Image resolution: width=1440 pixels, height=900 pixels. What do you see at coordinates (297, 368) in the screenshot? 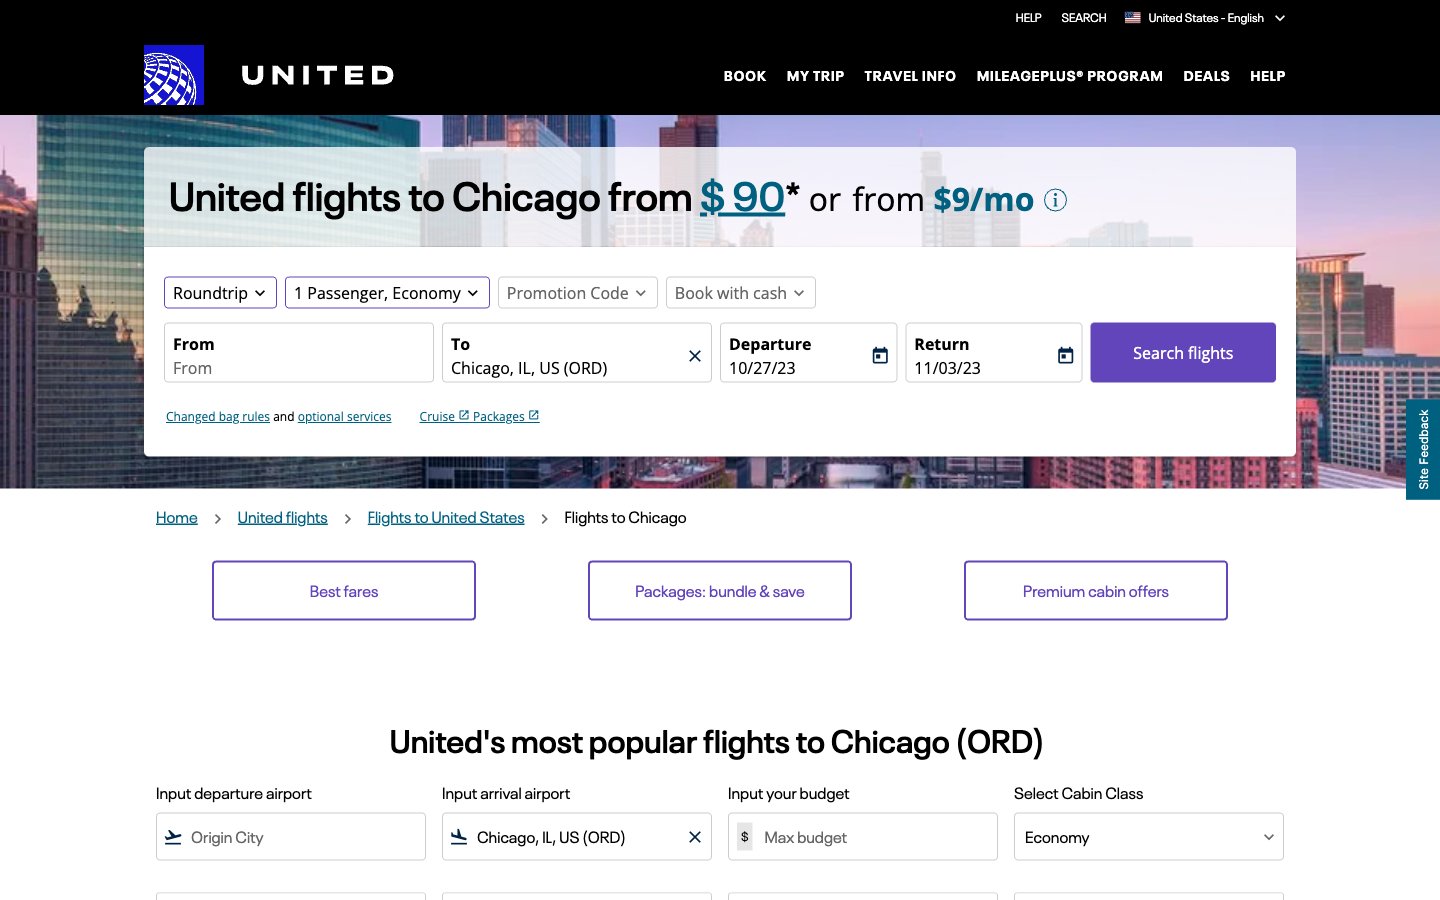
I see `Change the start point and the destination` at bounding box center [297, 368].